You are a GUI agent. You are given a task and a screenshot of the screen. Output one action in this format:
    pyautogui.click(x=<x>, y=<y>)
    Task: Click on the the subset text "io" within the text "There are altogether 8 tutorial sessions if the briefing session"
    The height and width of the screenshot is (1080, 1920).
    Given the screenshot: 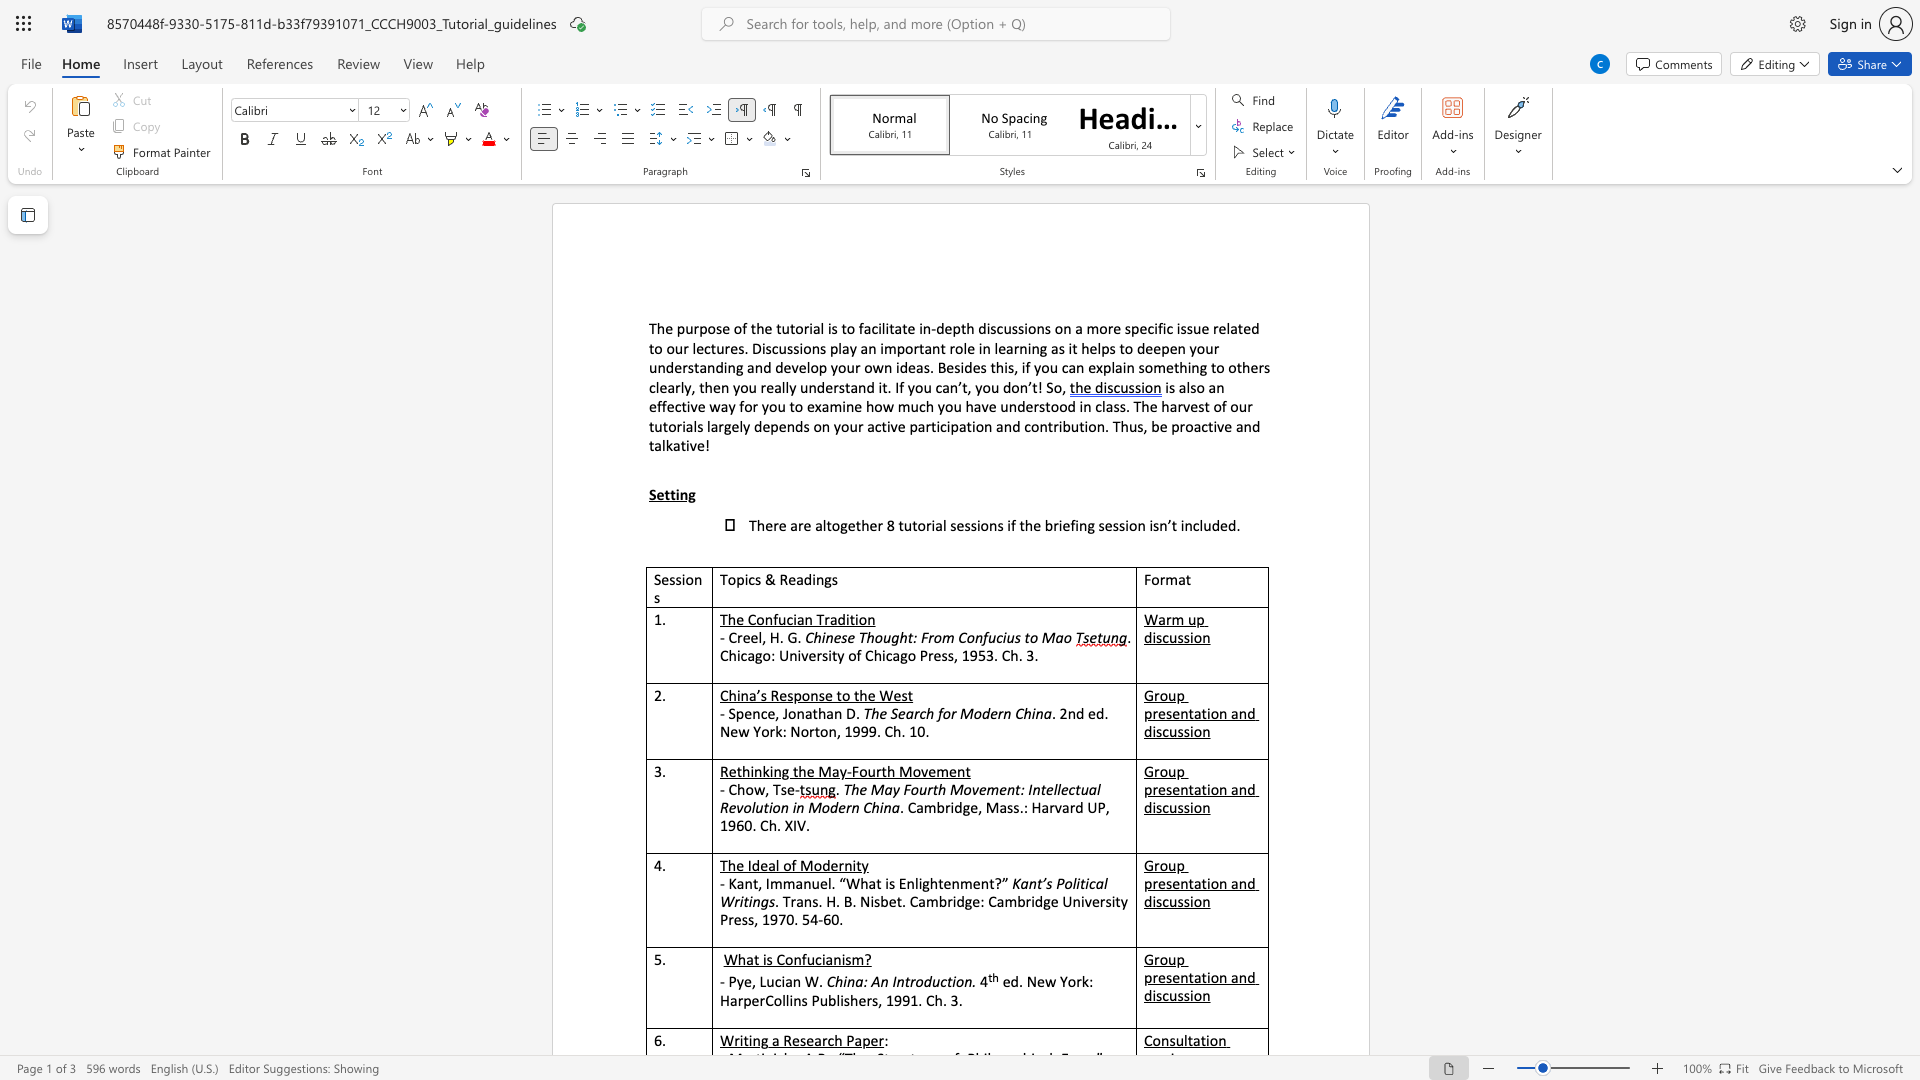 What is the action you would take?
    pyautogui.click(x=1125, y=523)
    